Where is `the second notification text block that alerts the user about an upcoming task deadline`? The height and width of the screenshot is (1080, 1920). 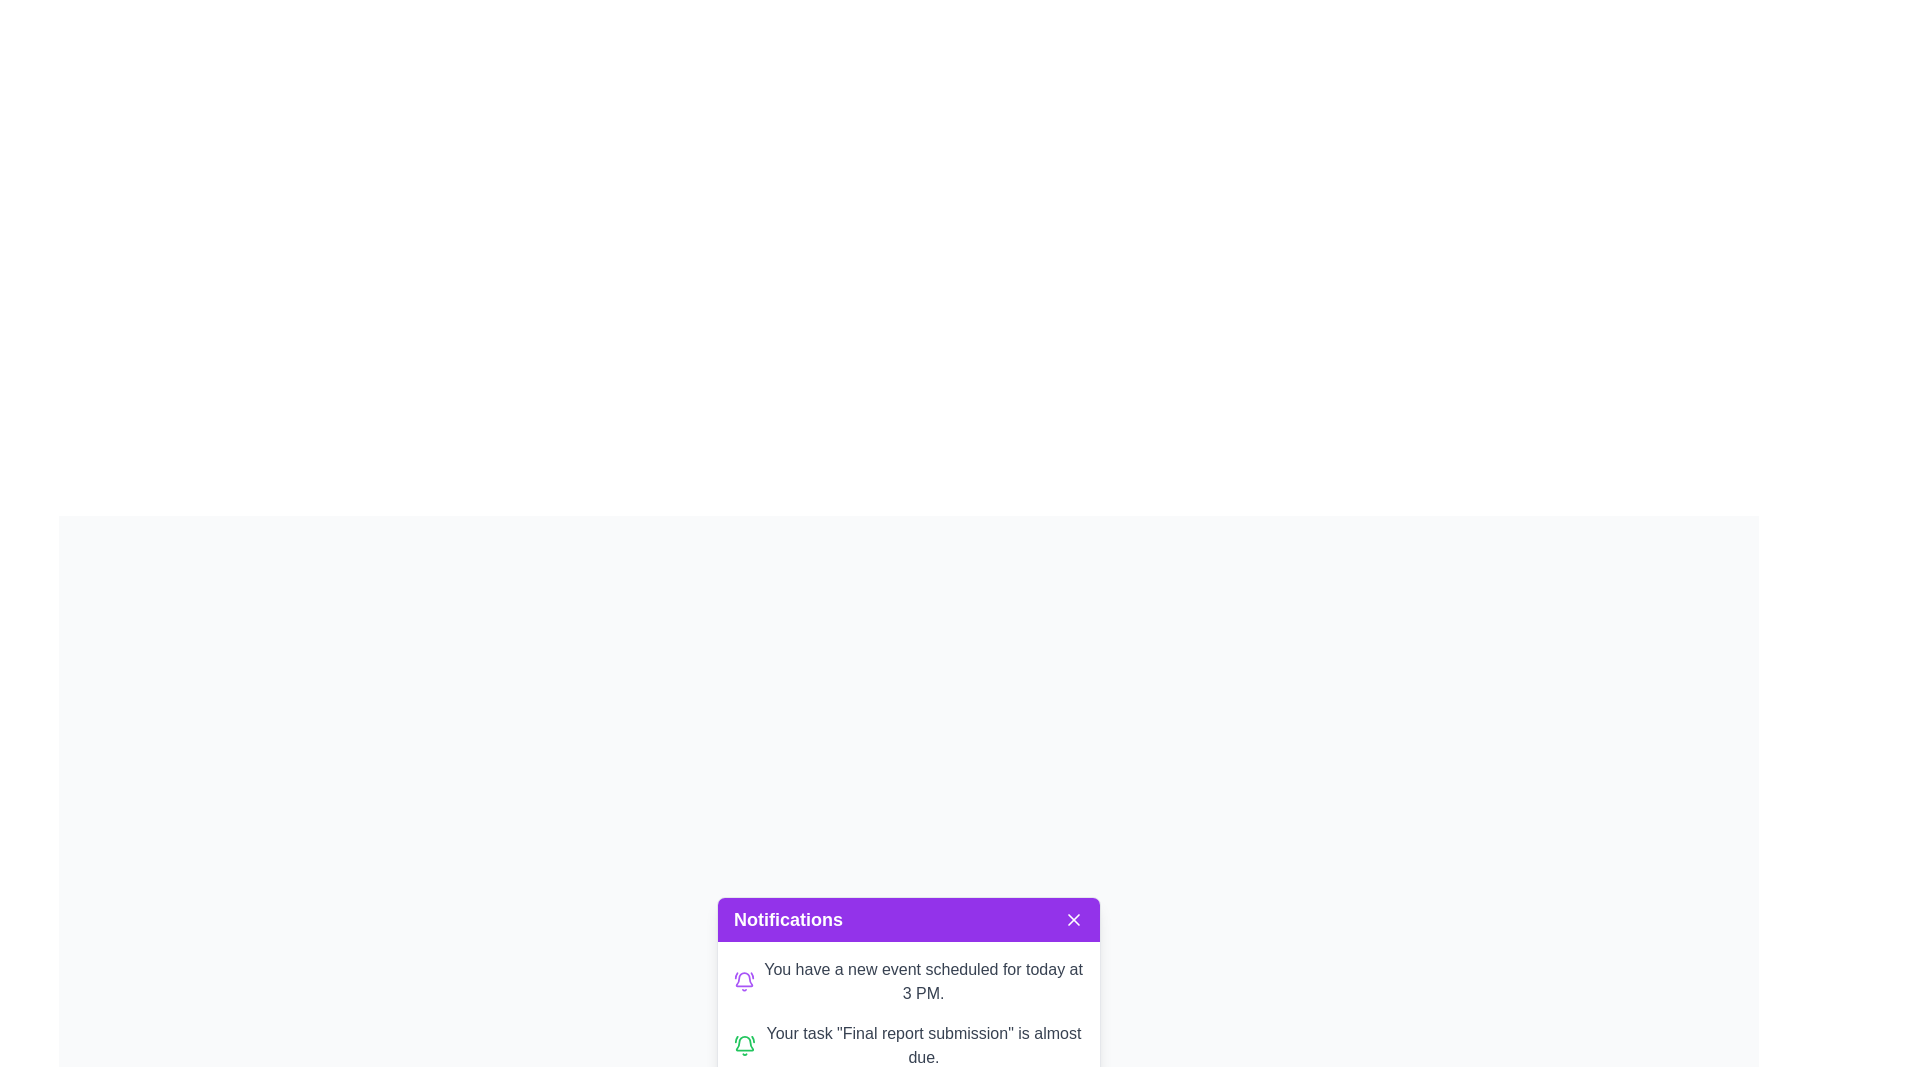 the second notification text block that alerts the user about an upcoming task deadline is located at coordinates (922, 1044).